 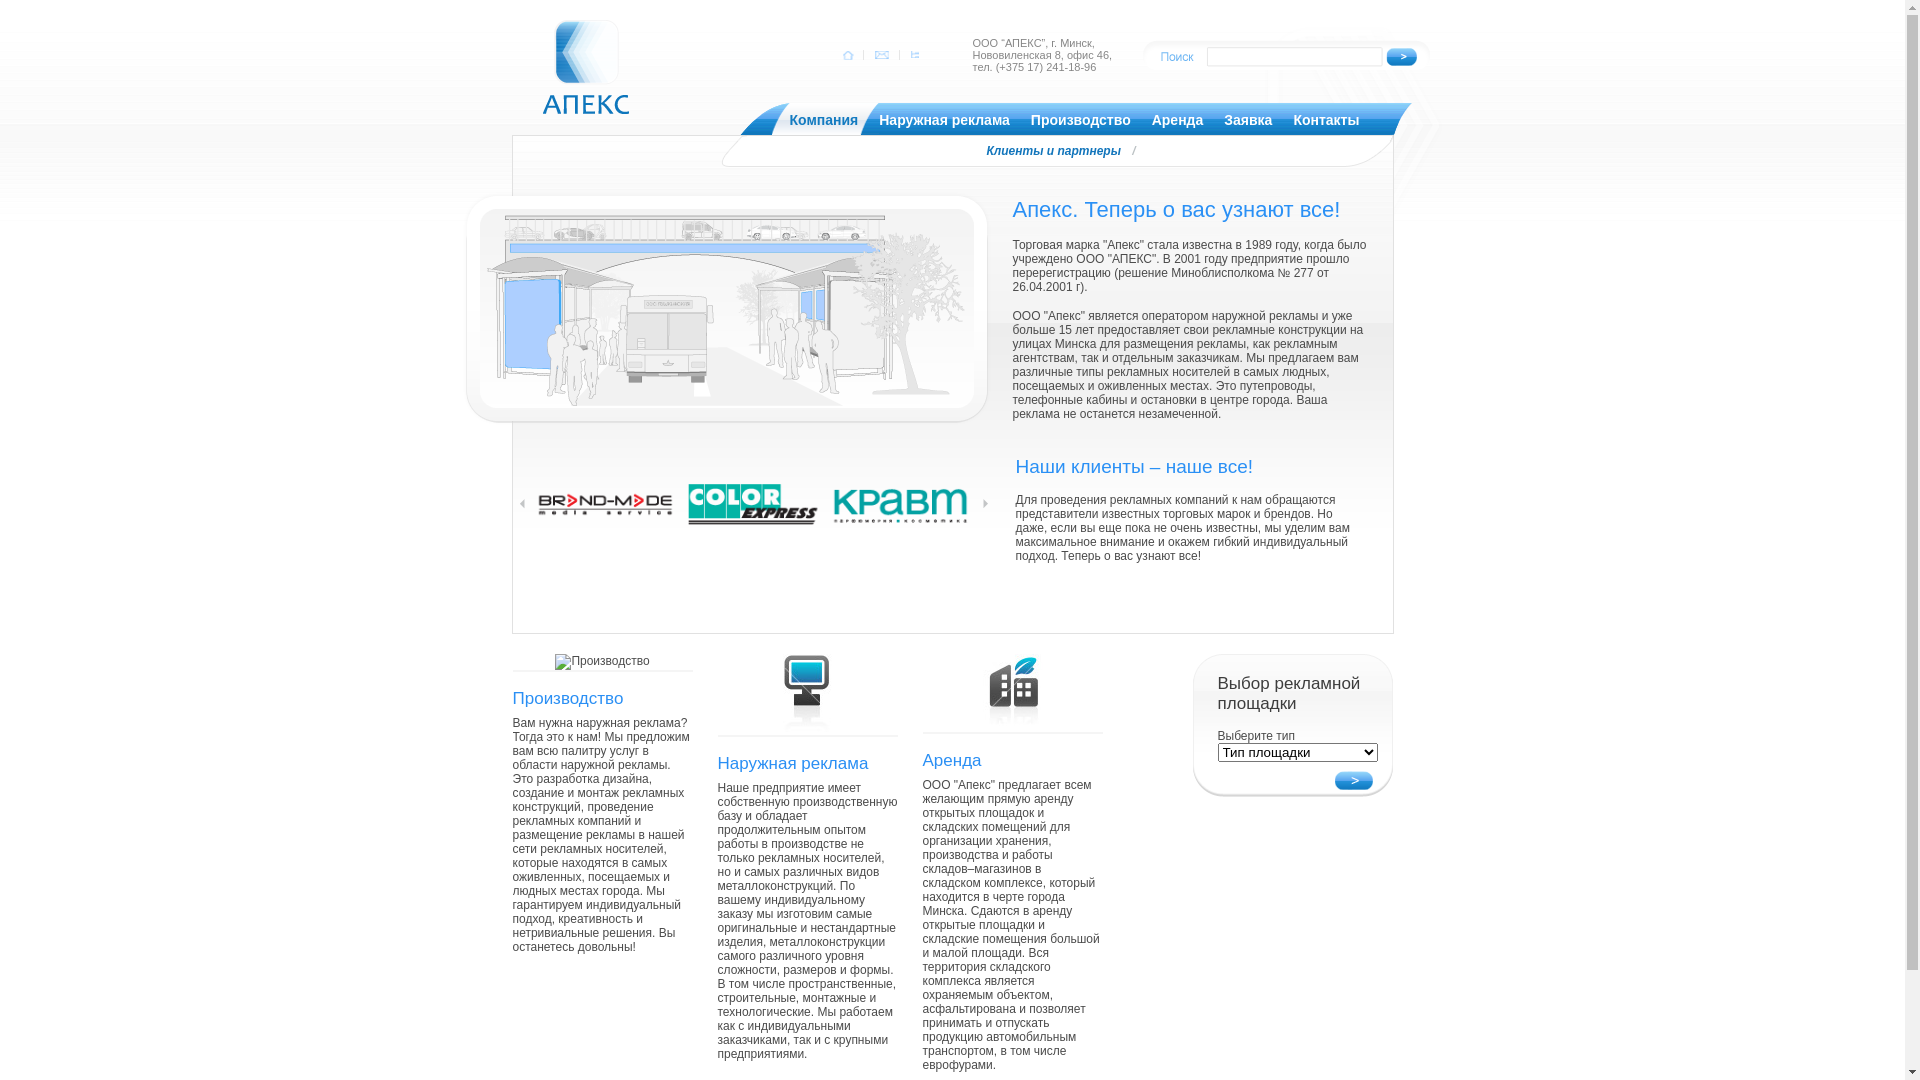 What do you see at coordinates (873, 53) in the screenshot?
I see `' '` at bounding box center [873, 53].